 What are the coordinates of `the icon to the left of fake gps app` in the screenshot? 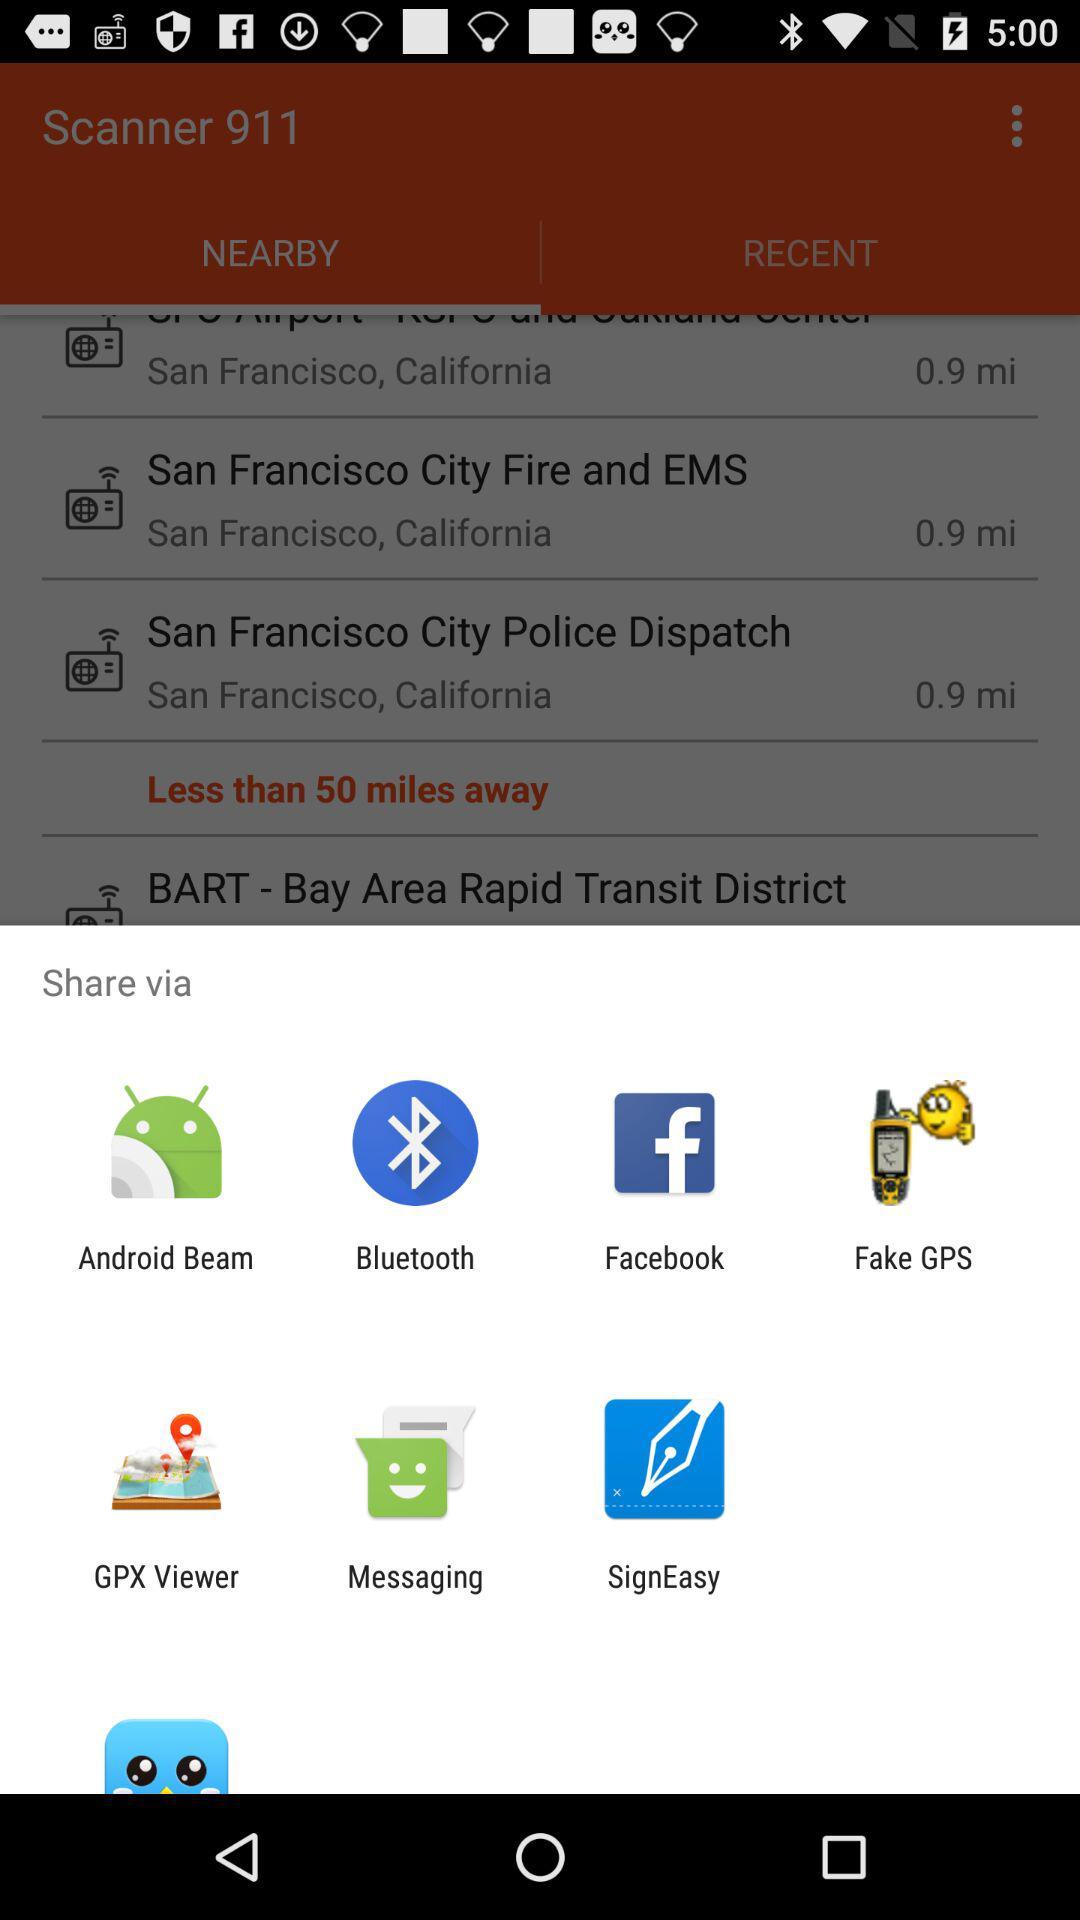 It's located at (664, 1274).